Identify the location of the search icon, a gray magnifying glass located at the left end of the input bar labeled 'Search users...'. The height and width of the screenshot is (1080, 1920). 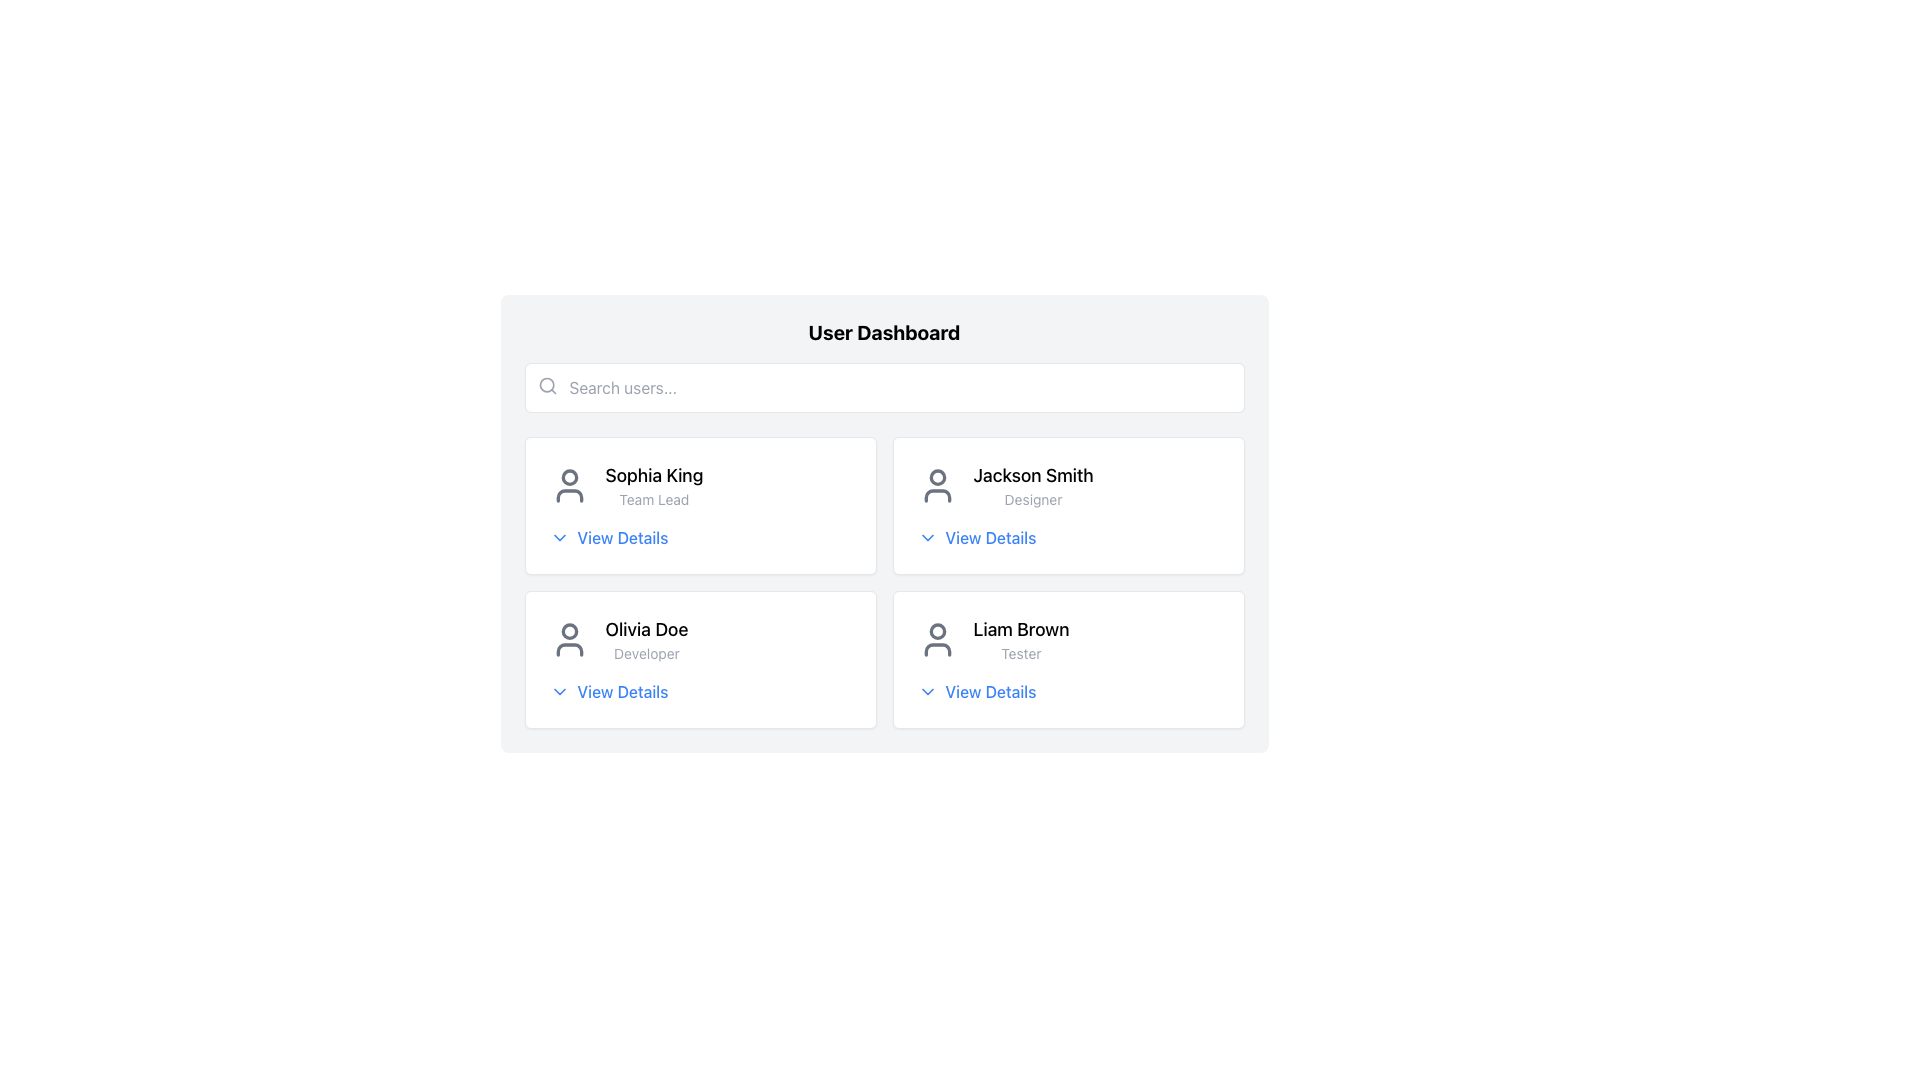
(547, 385).